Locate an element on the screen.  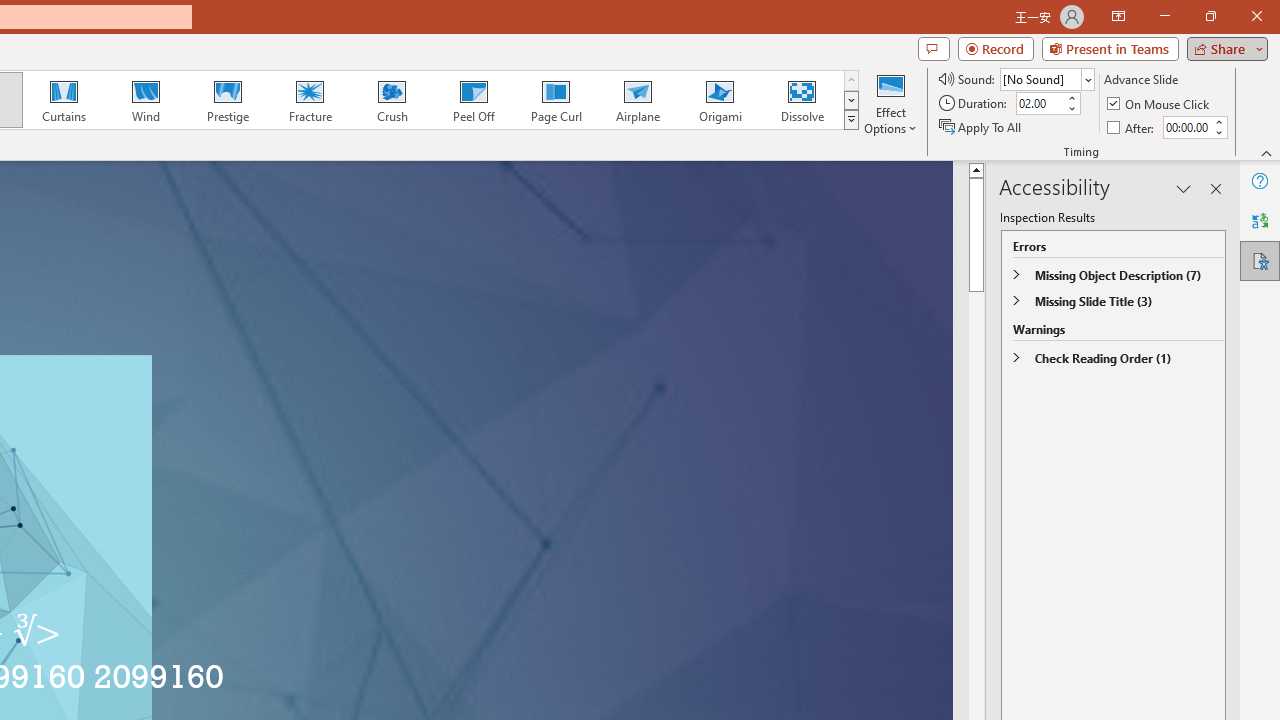
'Prestige' is located at coordinates (227, 100).